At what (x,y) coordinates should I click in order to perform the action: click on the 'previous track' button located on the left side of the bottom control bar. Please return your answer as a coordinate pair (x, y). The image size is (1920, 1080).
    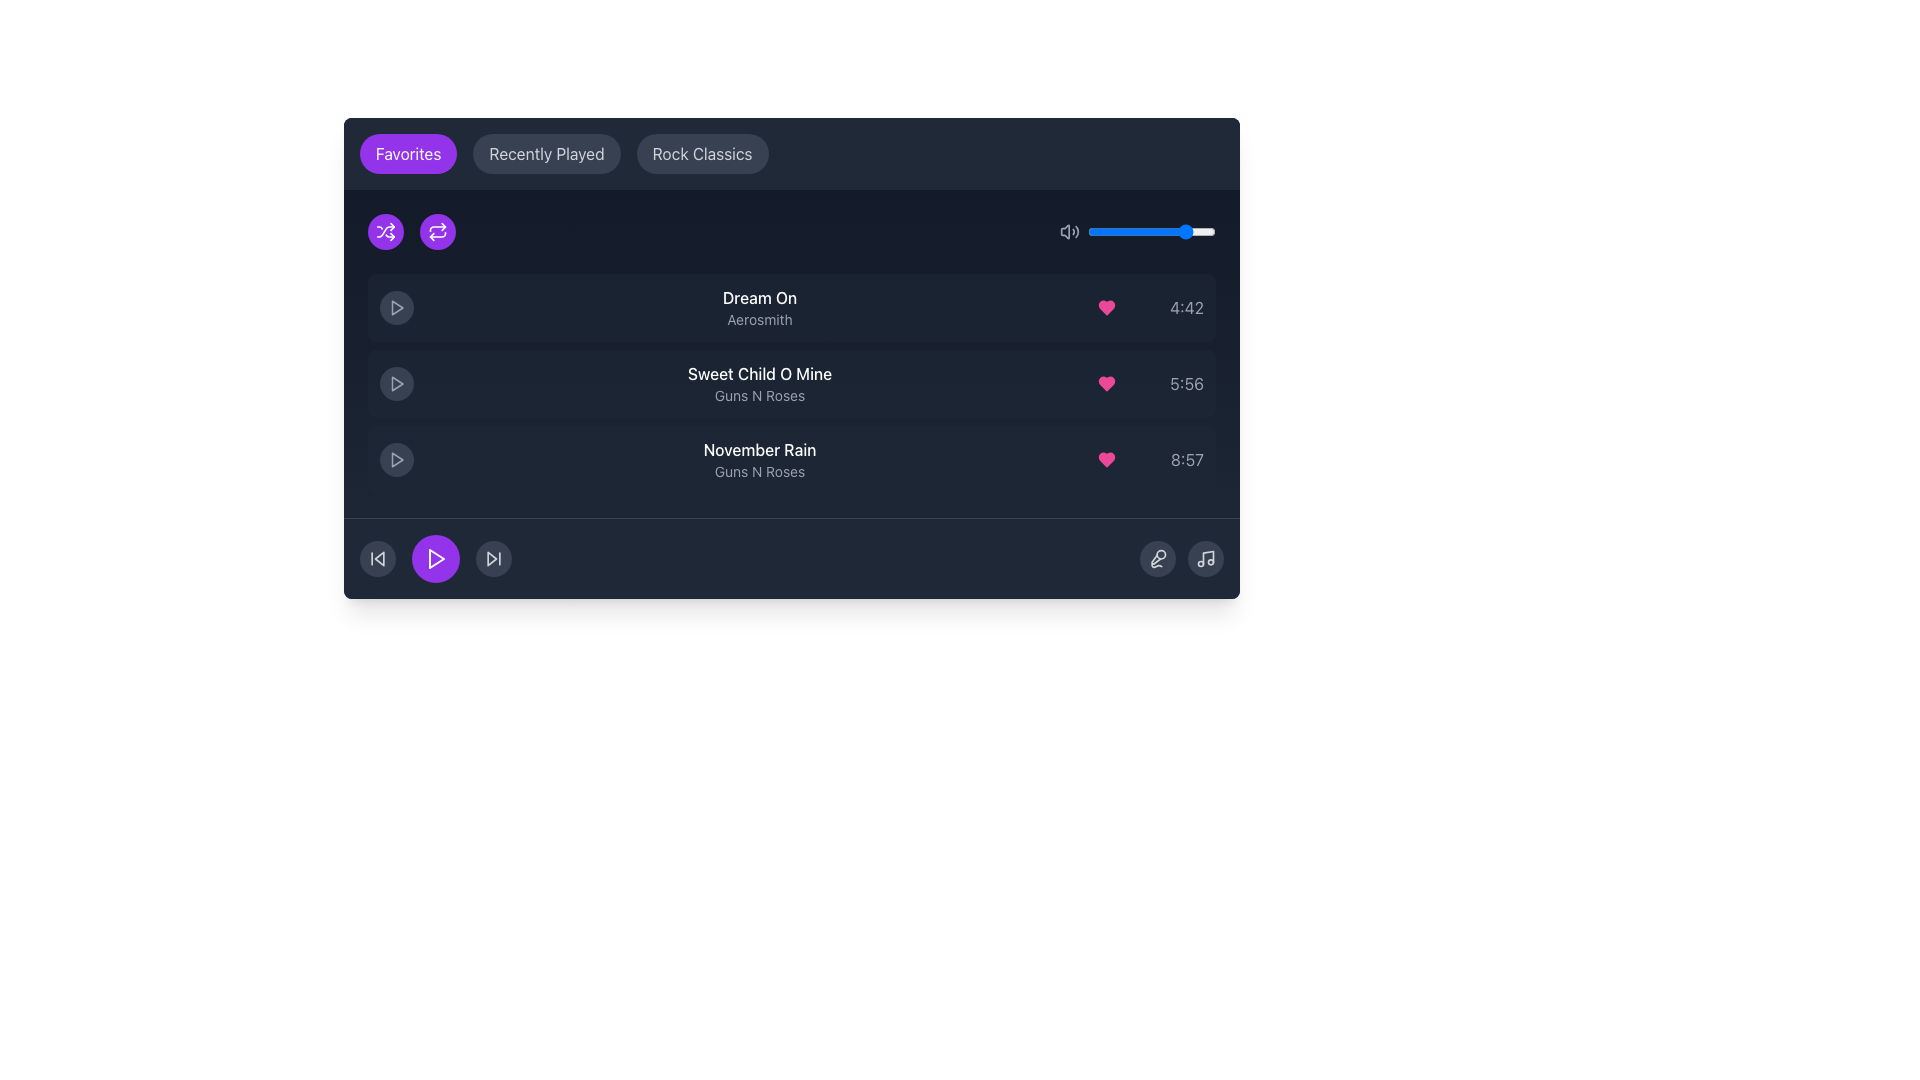
    Looking at the image, I should click on (378, 559).